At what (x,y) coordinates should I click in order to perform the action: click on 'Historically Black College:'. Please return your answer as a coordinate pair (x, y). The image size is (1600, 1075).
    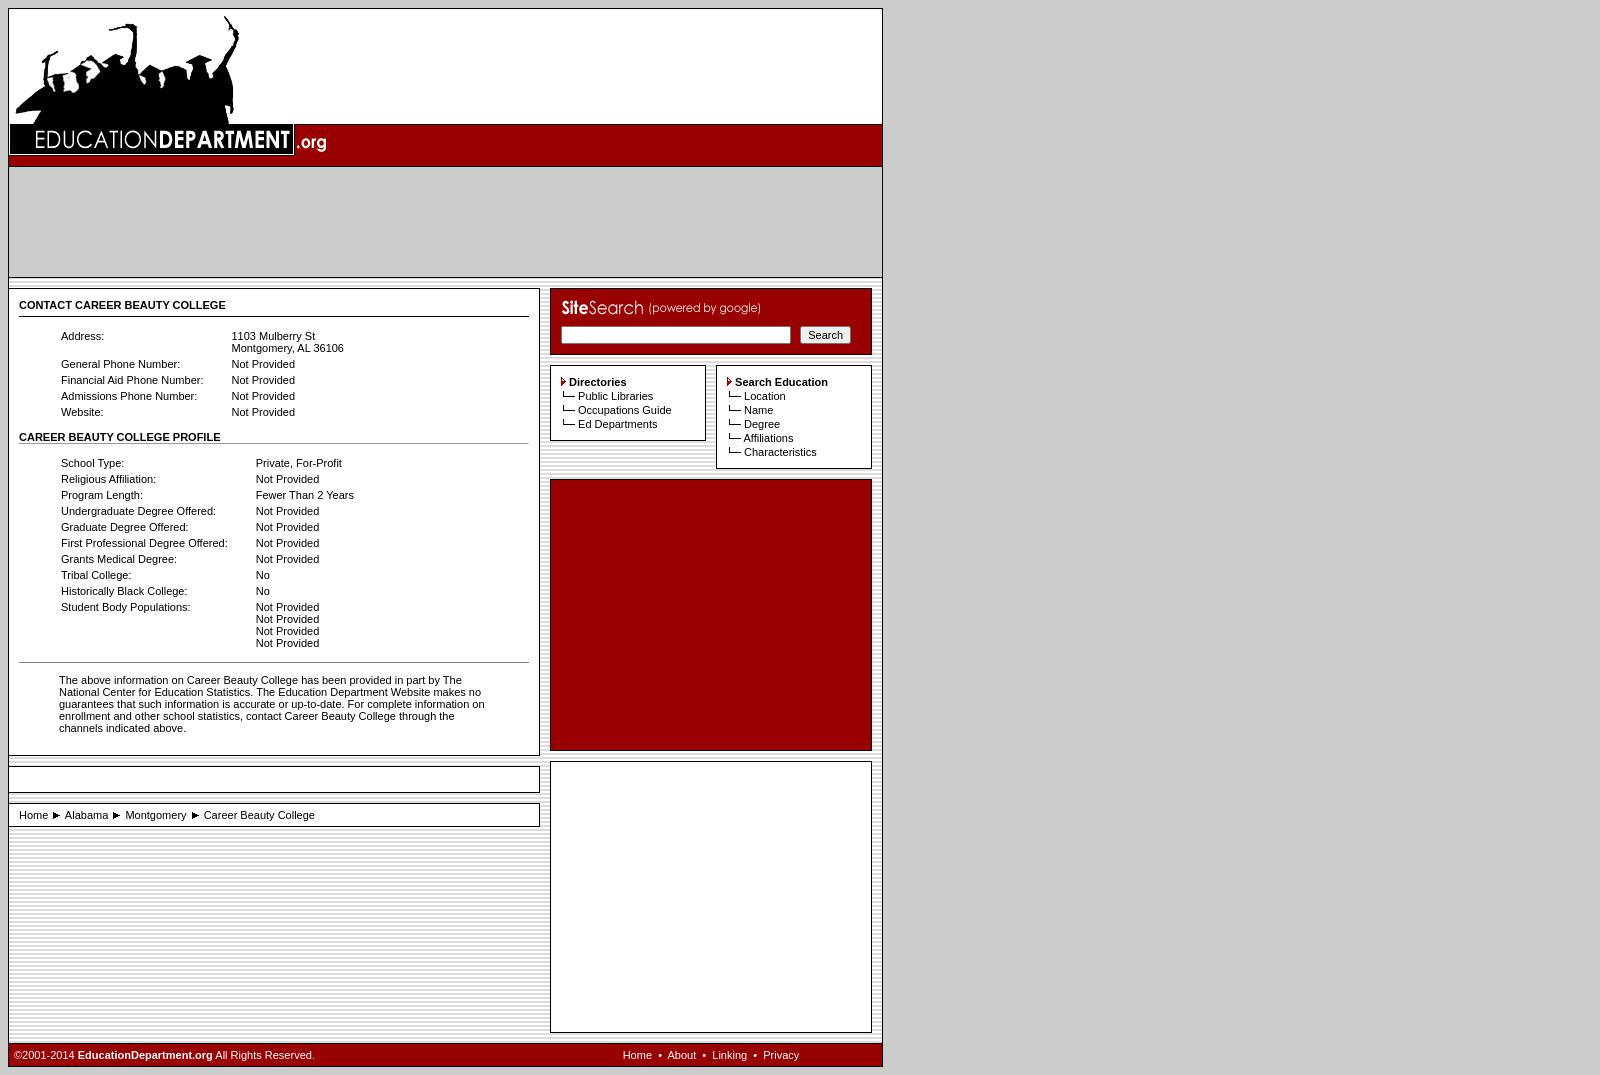
    Looking at the image, I should click on (59, 590).